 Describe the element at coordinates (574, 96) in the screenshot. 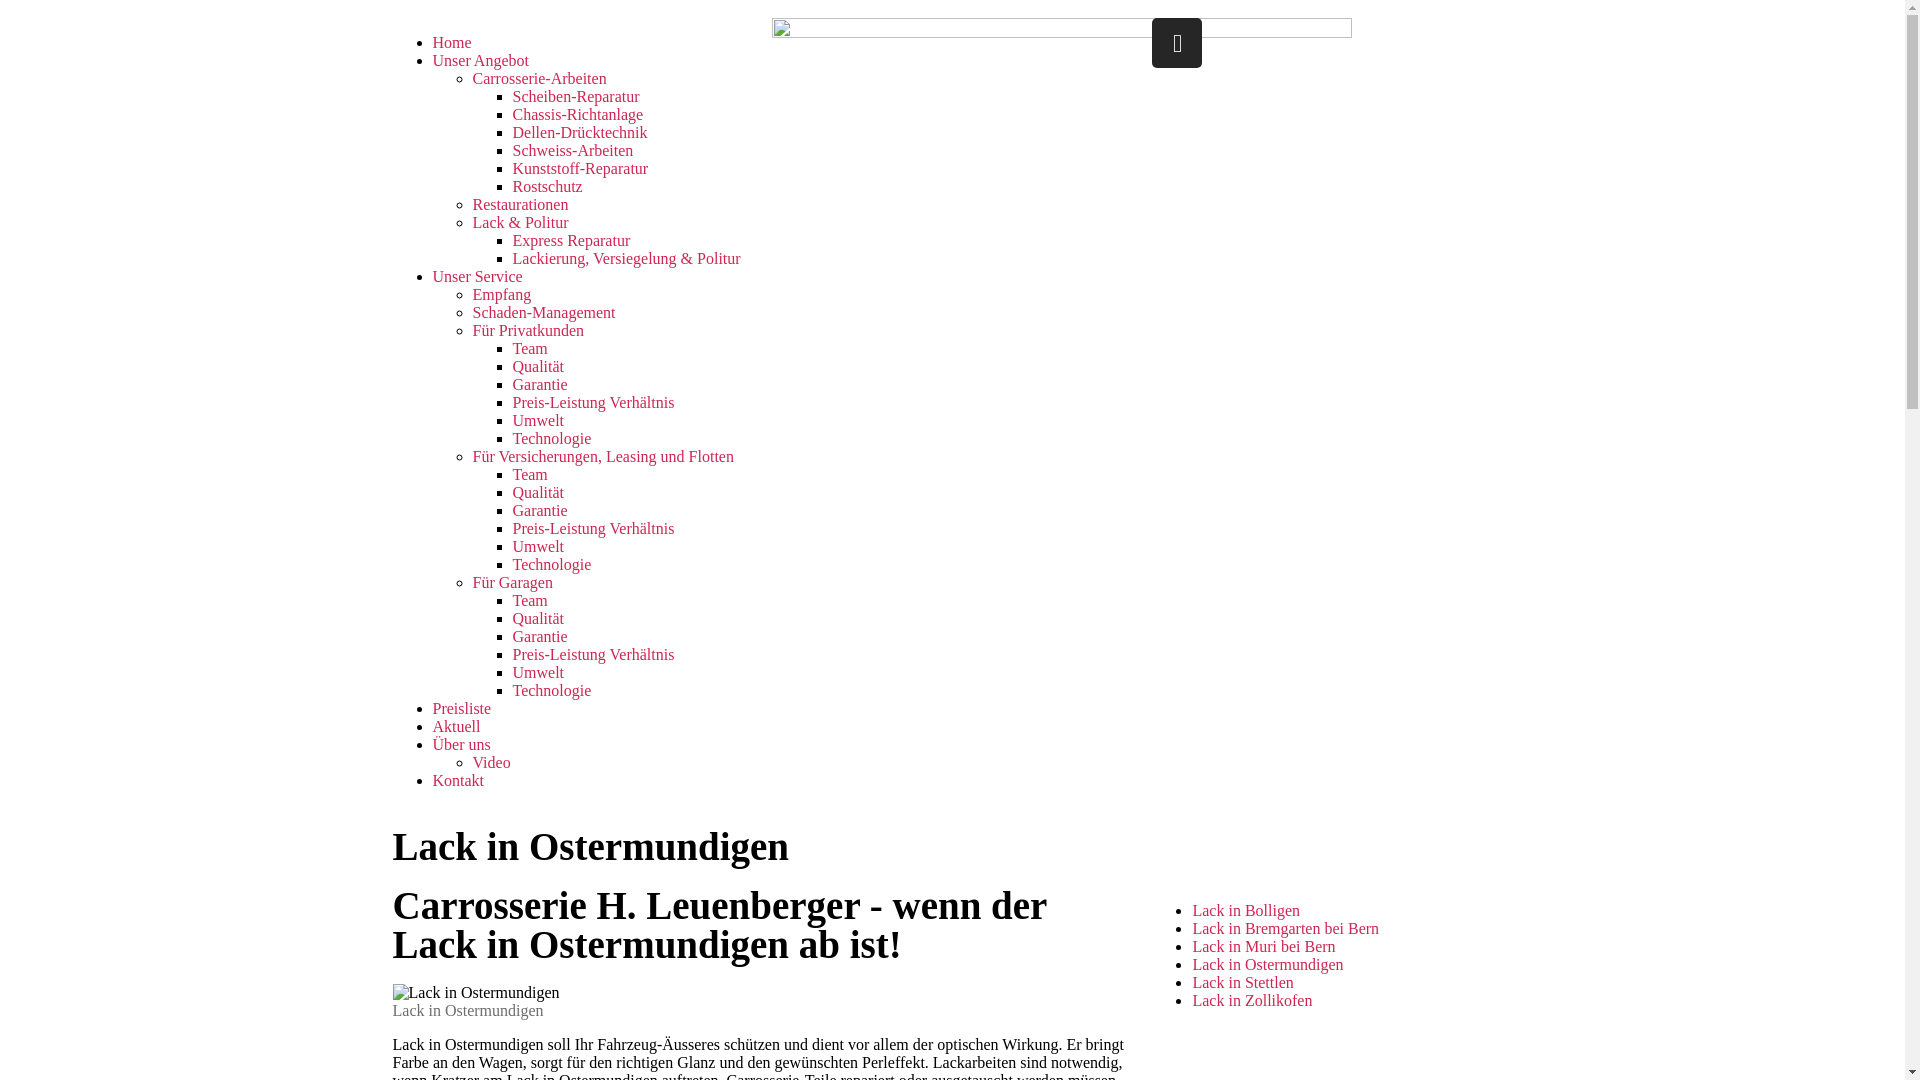

I see `'Scheiben-Reparatur'` at that location.